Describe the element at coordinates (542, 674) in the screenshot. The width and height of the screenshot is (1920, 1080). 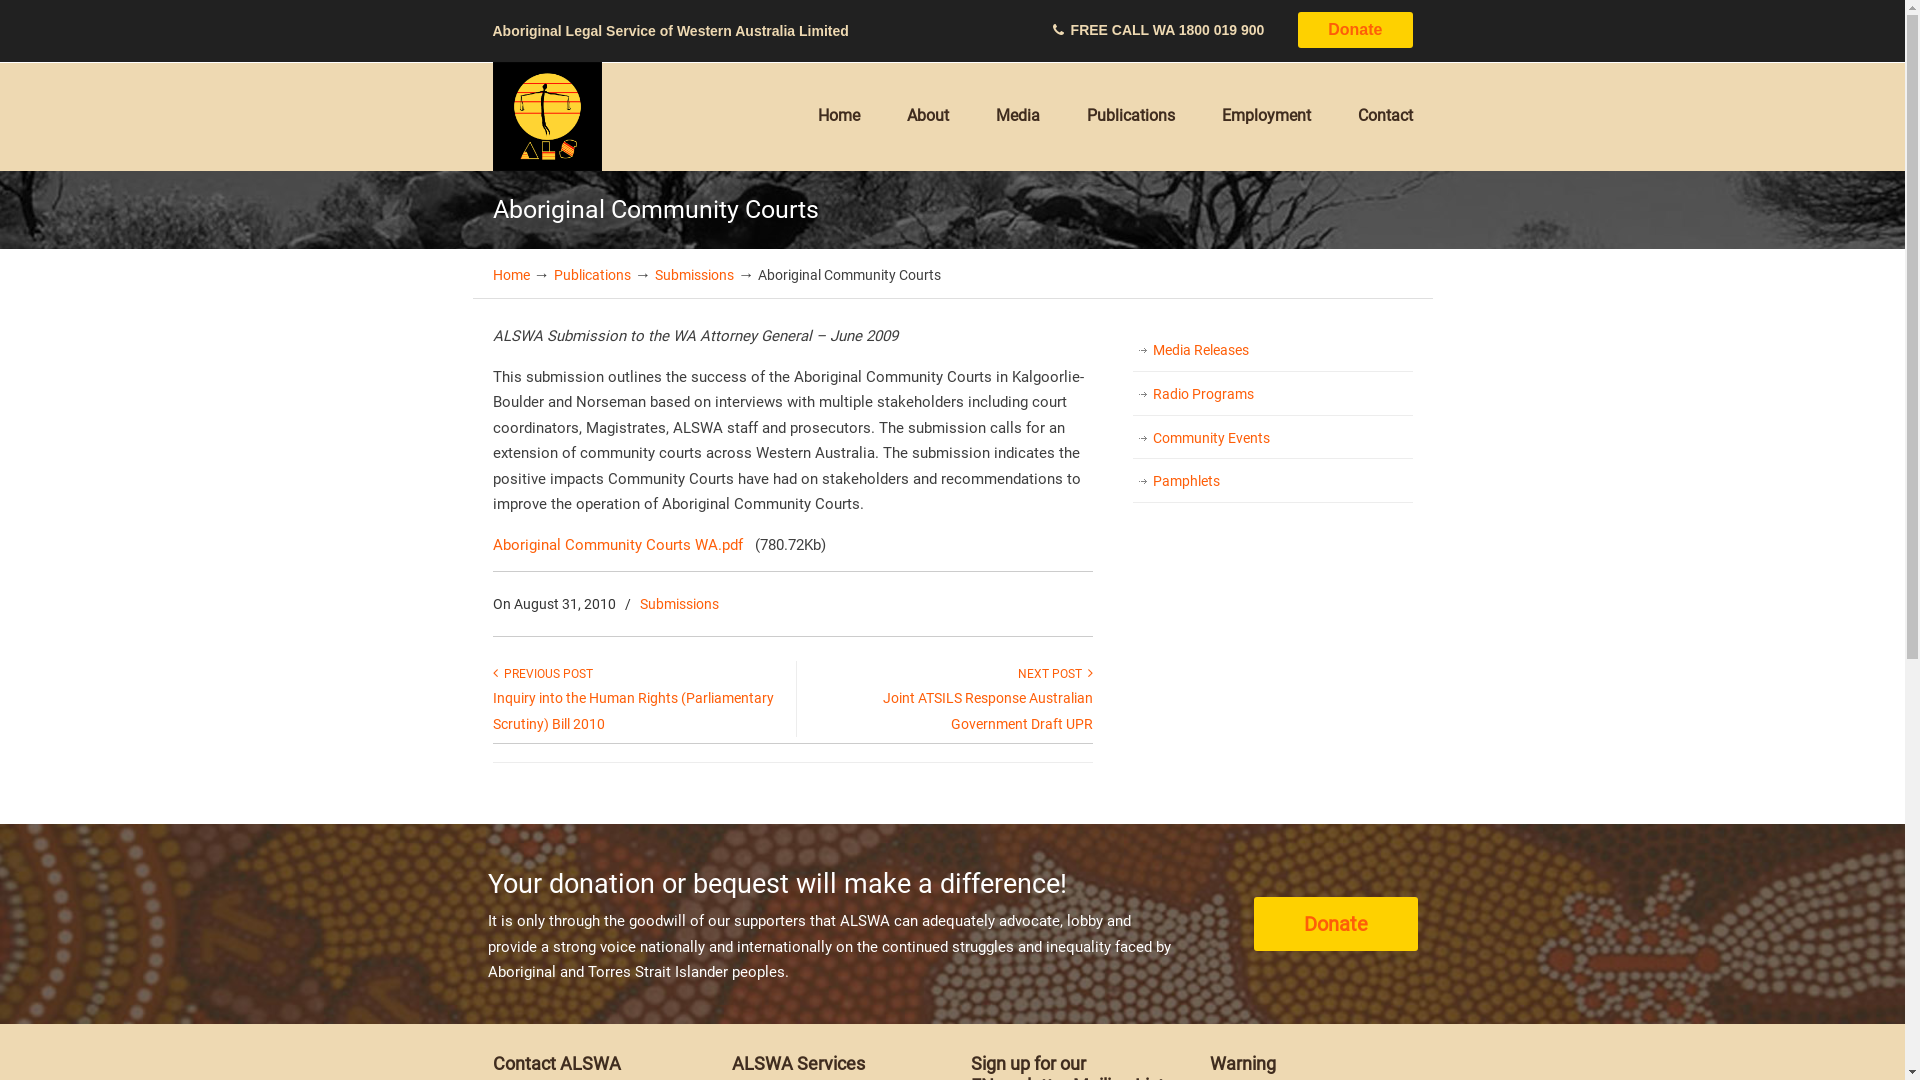
I see `' PREVIOUS POST'` at that location.